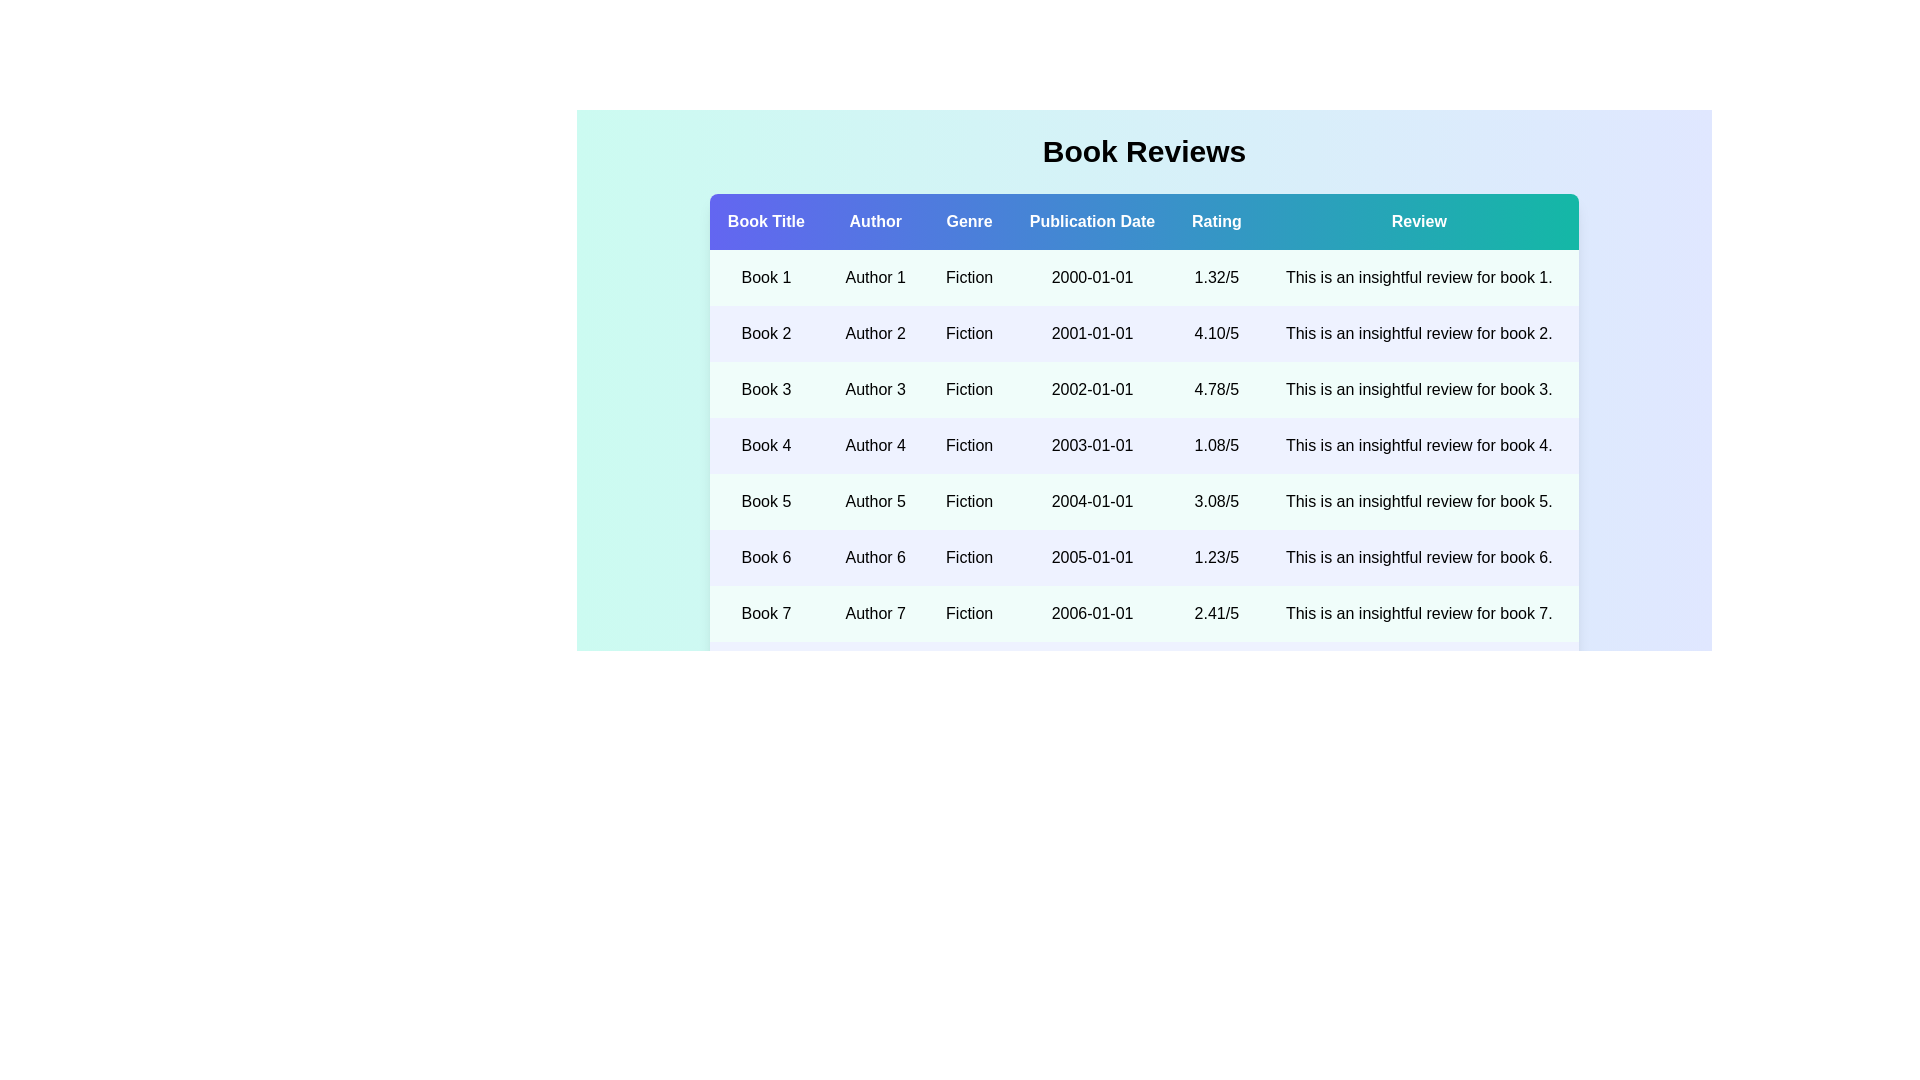  What do you see at coordinates (765, 500) in the screenshot?
I see `the book title Book 5 to view its details` at bounding box center [765, 500].